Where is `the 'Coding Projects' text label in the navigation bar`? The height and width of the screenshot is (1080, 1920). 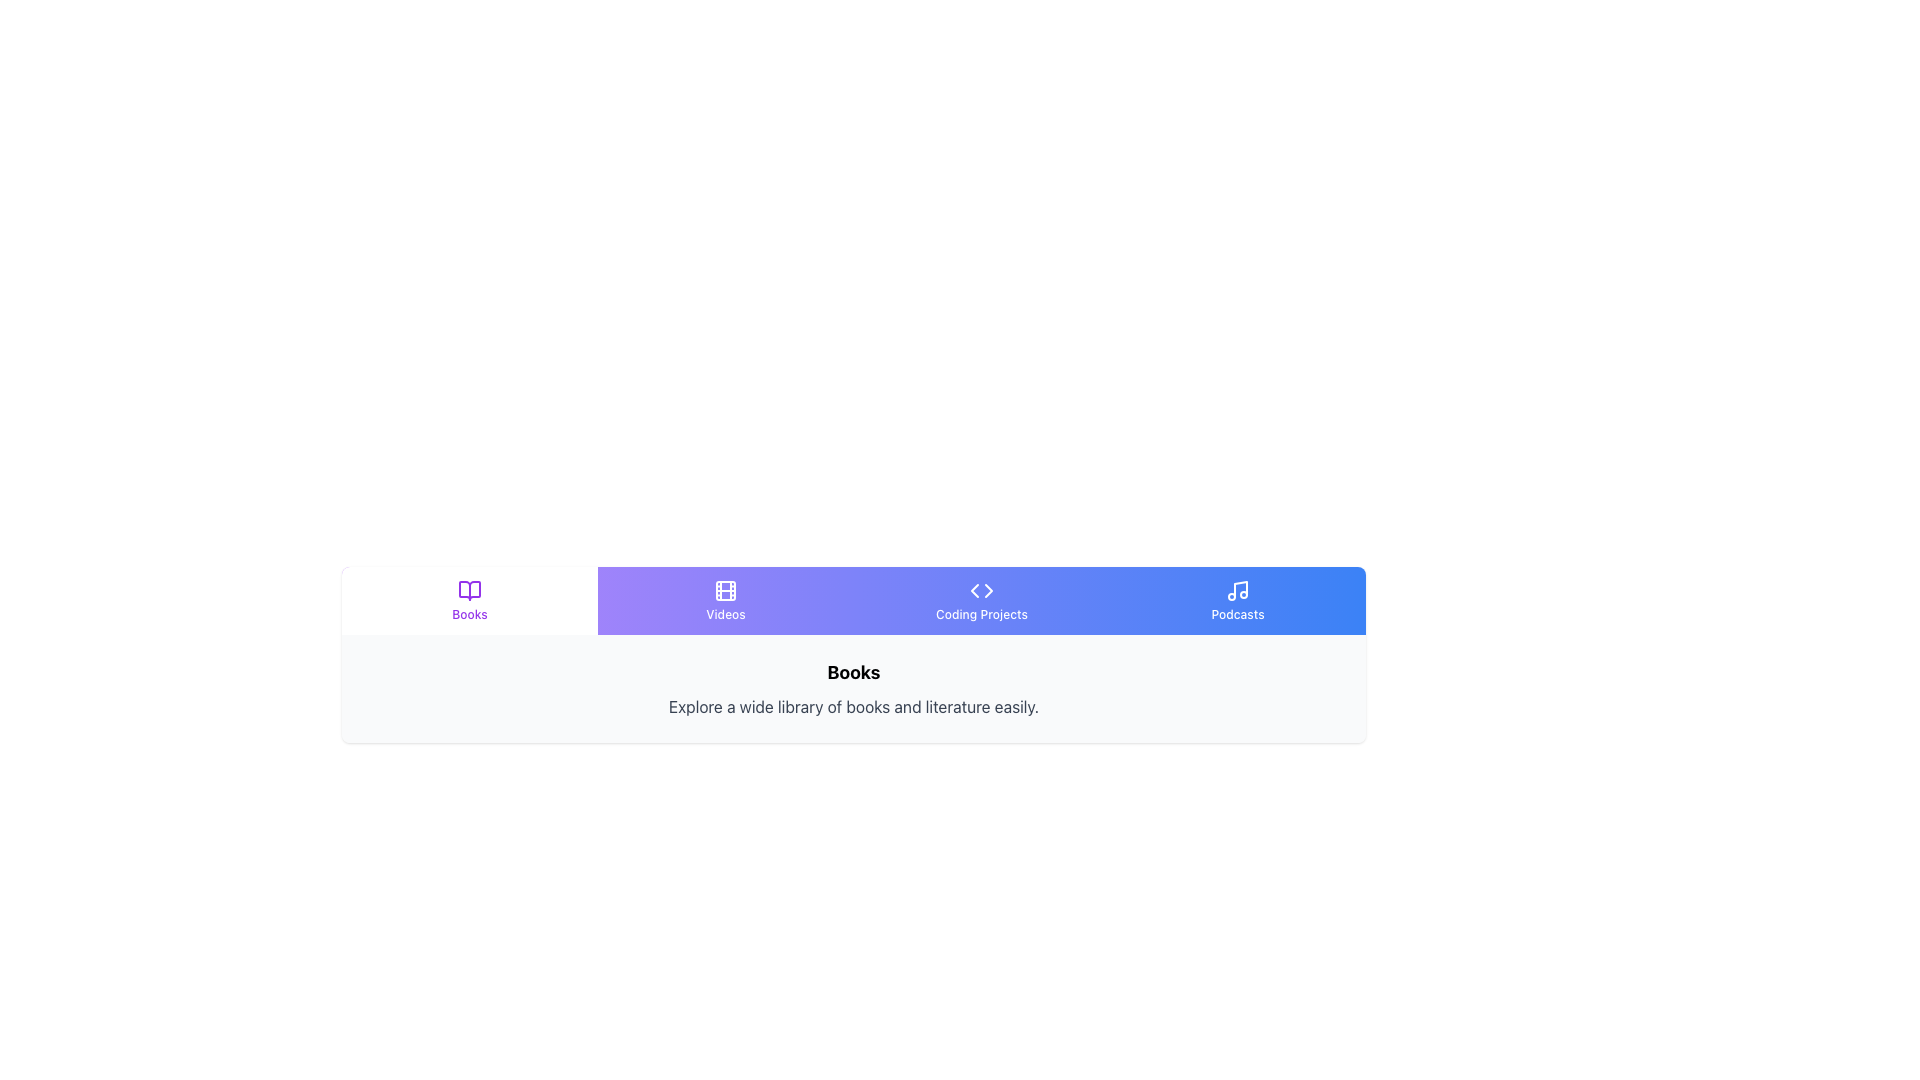
the 'Coding Projects' text label in the navigation bar is located at coordinates (982, 613).